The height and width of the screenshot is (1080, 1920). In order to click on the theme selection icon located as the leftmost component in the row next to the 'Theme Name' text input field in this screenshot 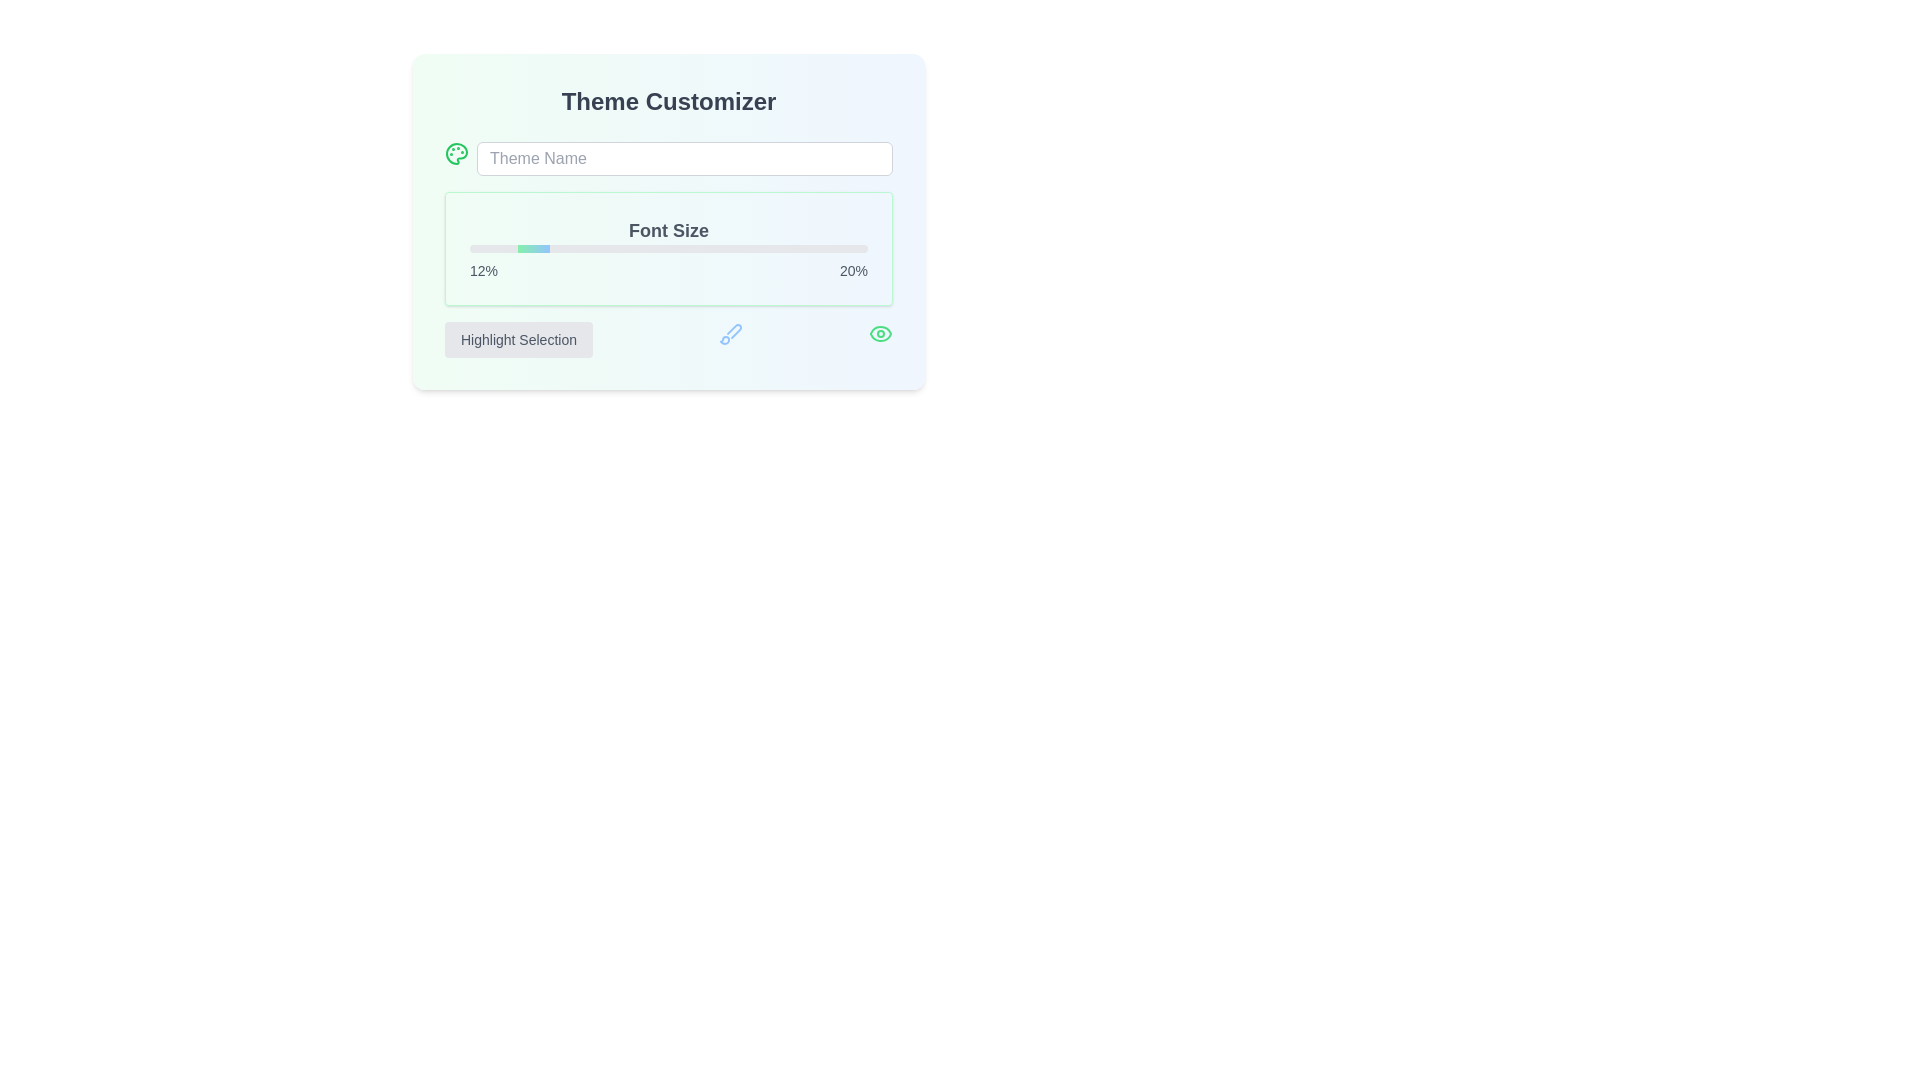, I will do `click(455, 153)`.